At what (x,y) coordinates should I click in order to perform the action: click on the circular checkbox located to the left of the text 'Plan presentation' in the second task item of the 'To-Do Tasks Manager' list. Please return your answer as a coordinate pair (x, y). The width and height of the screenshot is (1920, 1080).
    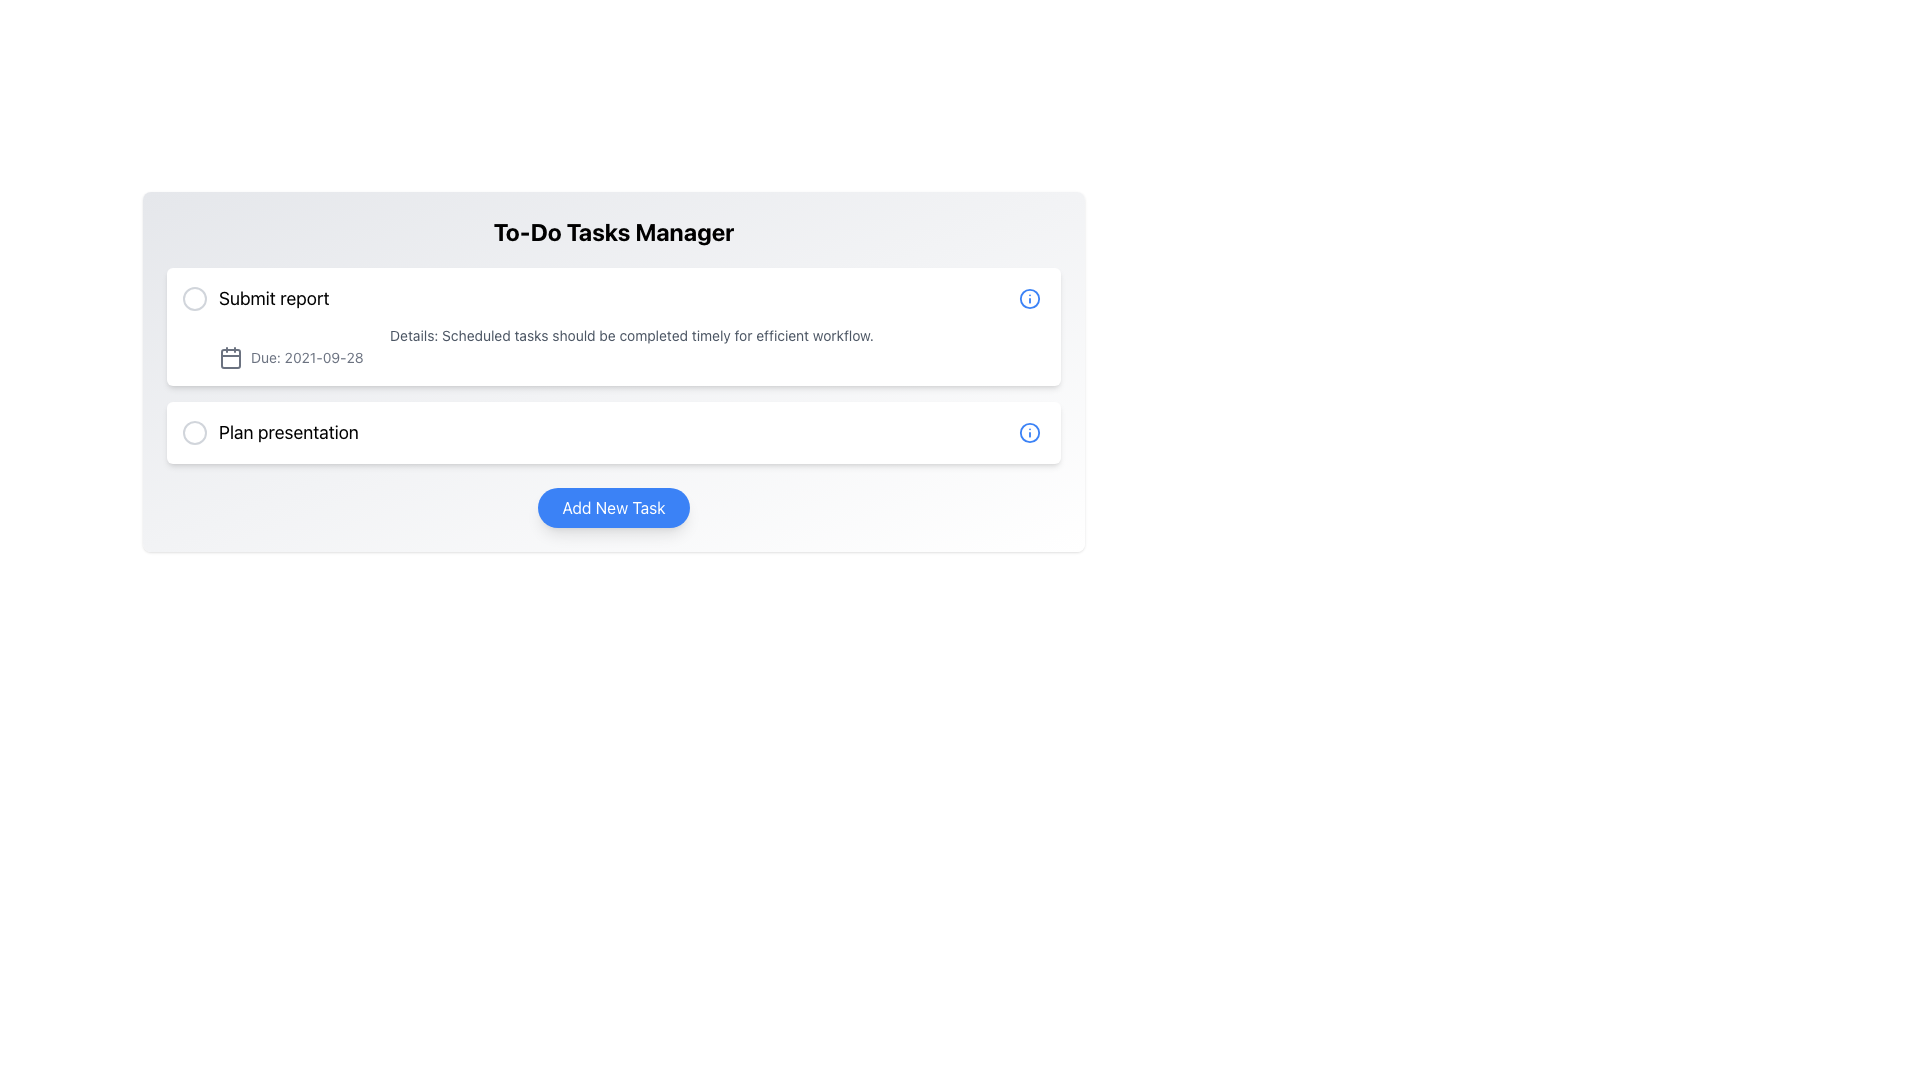
    Looking at the image, I should click on (195, 431).